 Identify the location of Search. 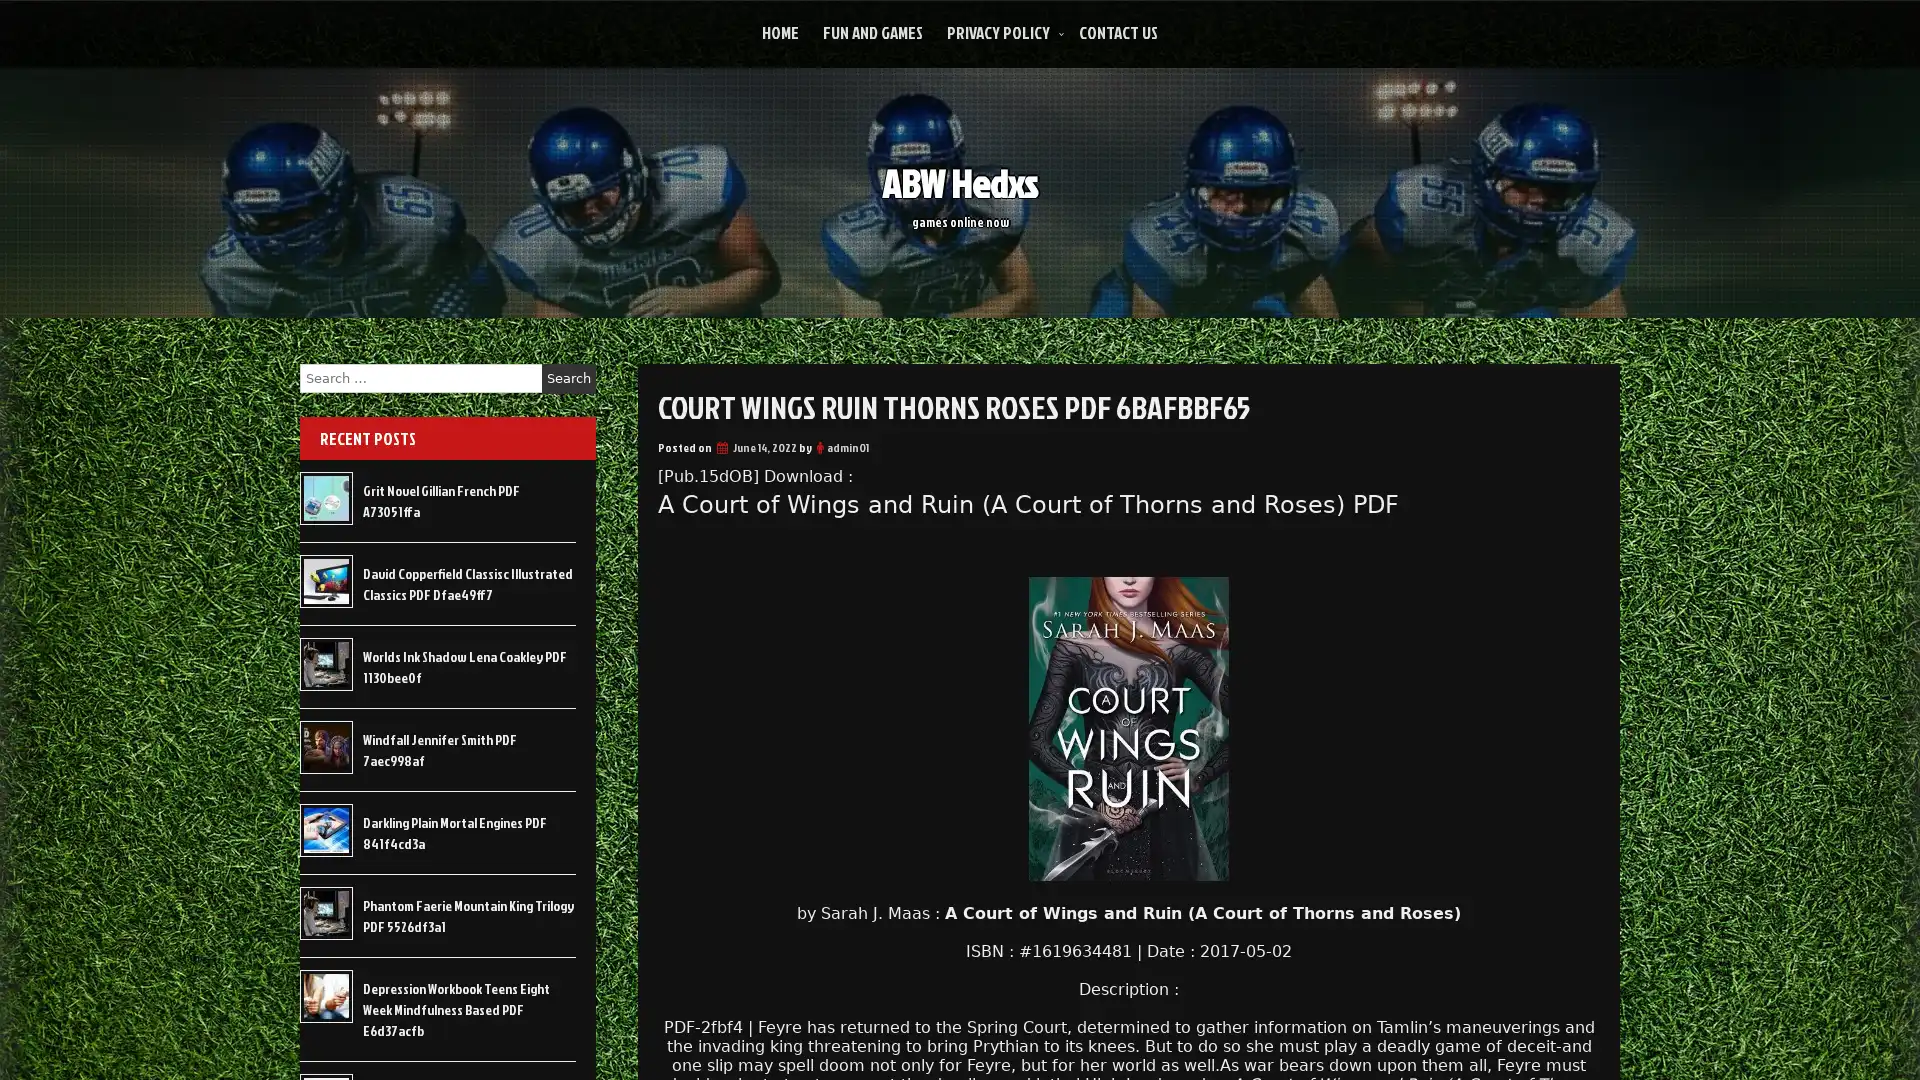
(568, 378).